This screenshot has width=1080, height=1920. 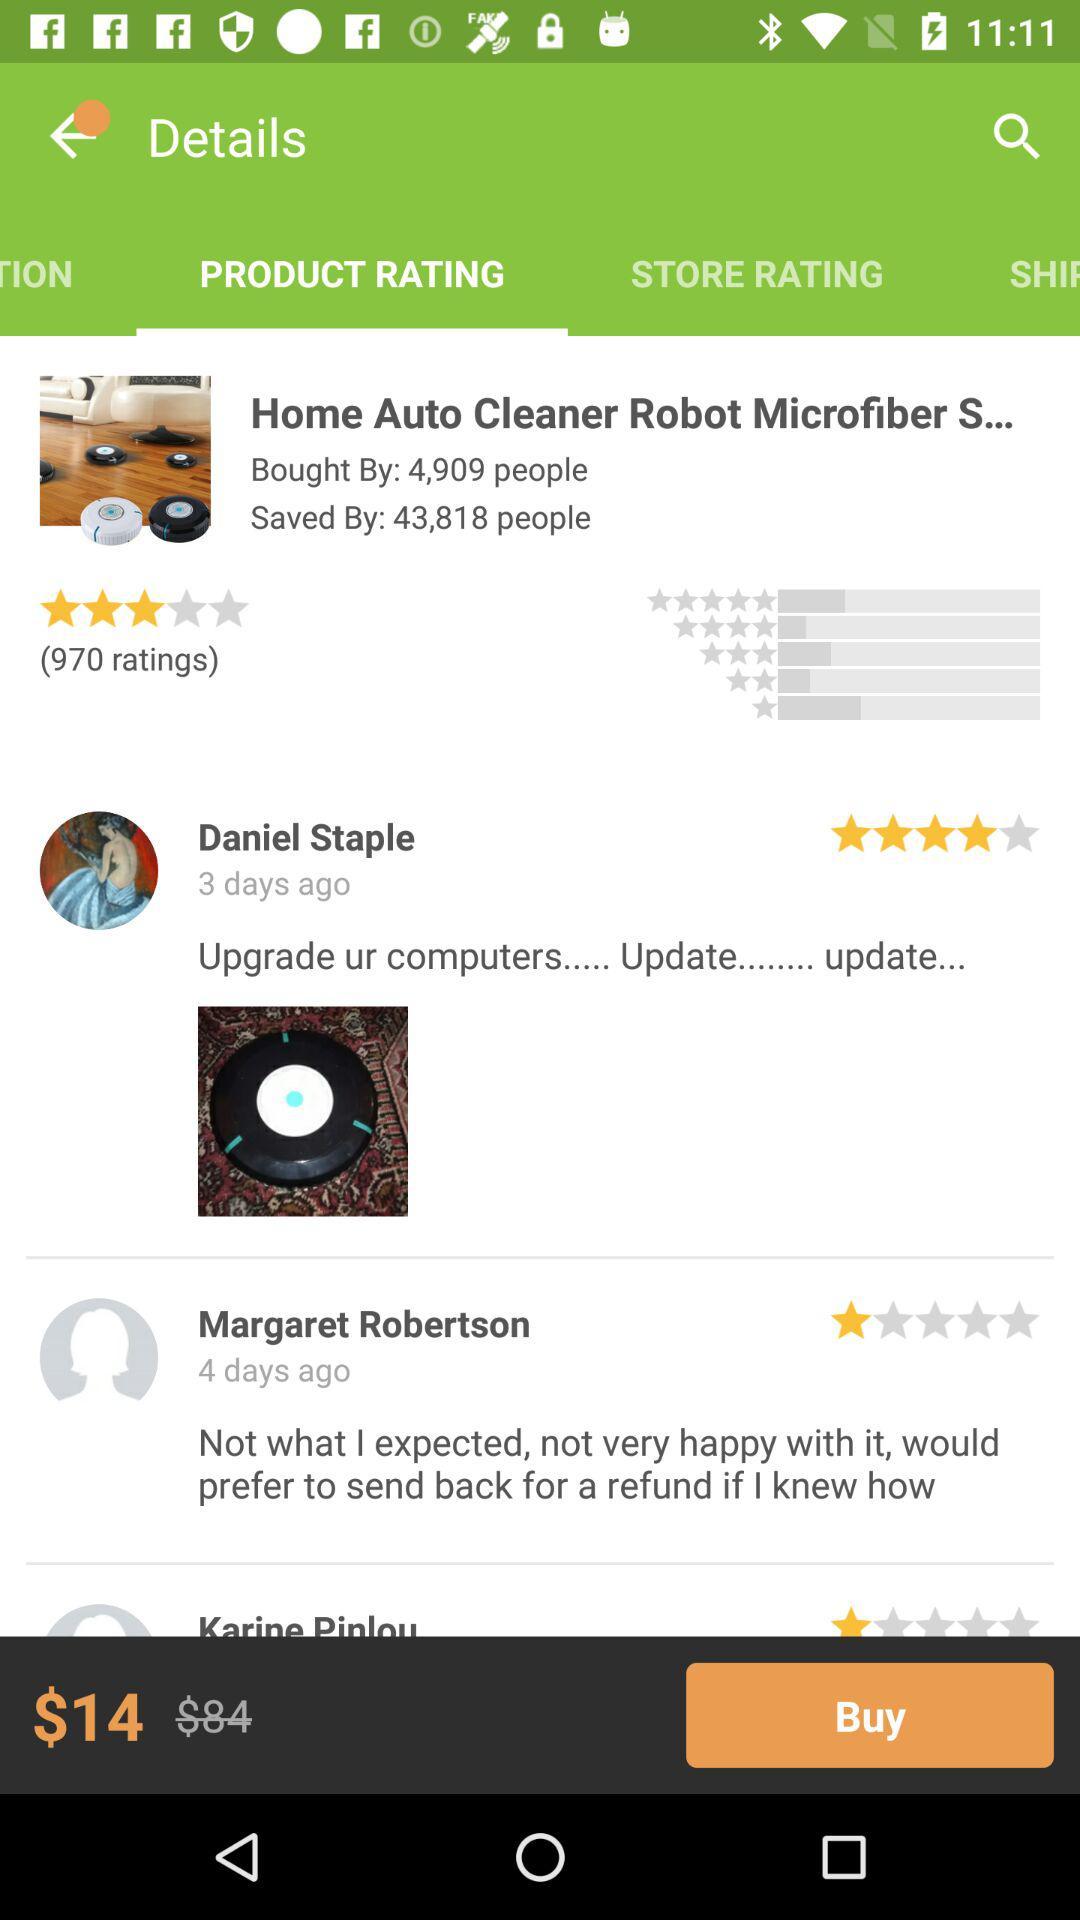 What do you see at coordinates (1013, 272) in the screenshot?
I see `icon to the right of the store rating icon` at bounding box center [1013, 272].